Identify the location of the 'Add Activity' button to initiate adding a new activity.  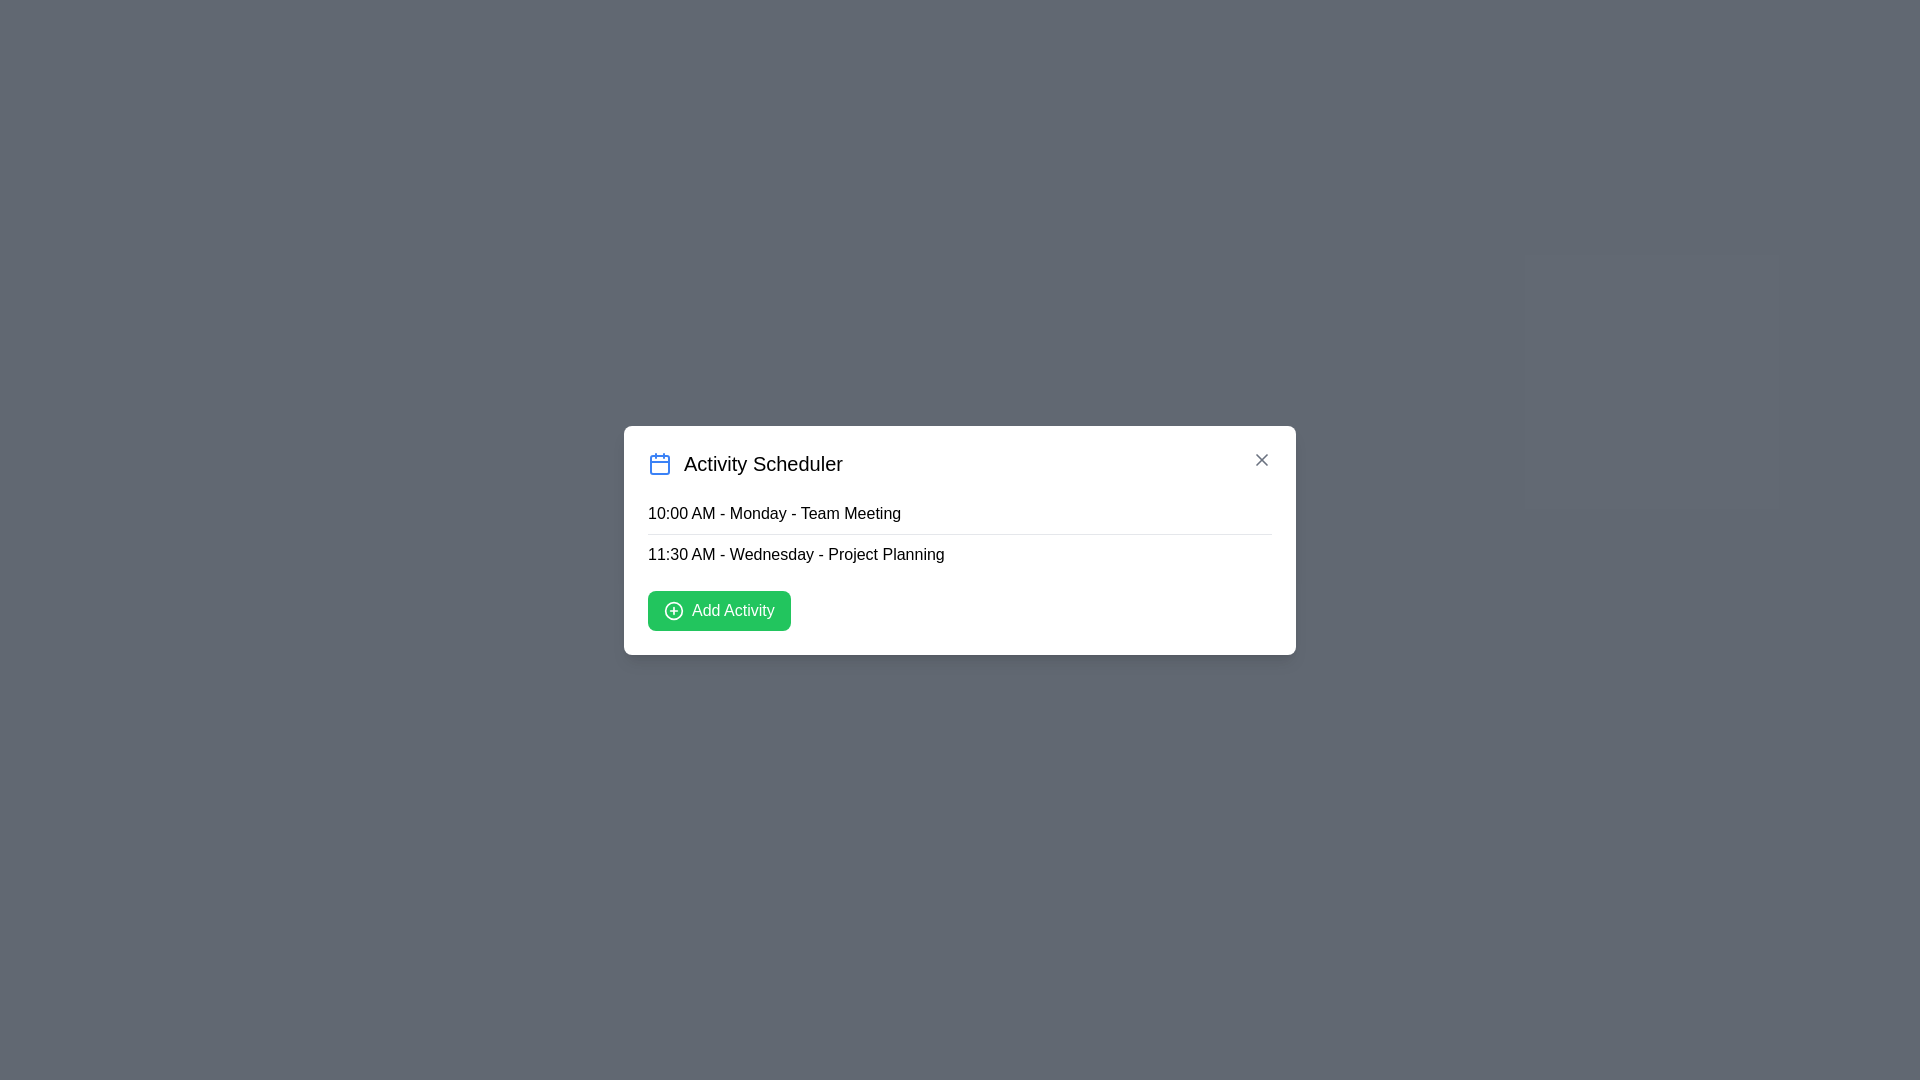
(719, 608).